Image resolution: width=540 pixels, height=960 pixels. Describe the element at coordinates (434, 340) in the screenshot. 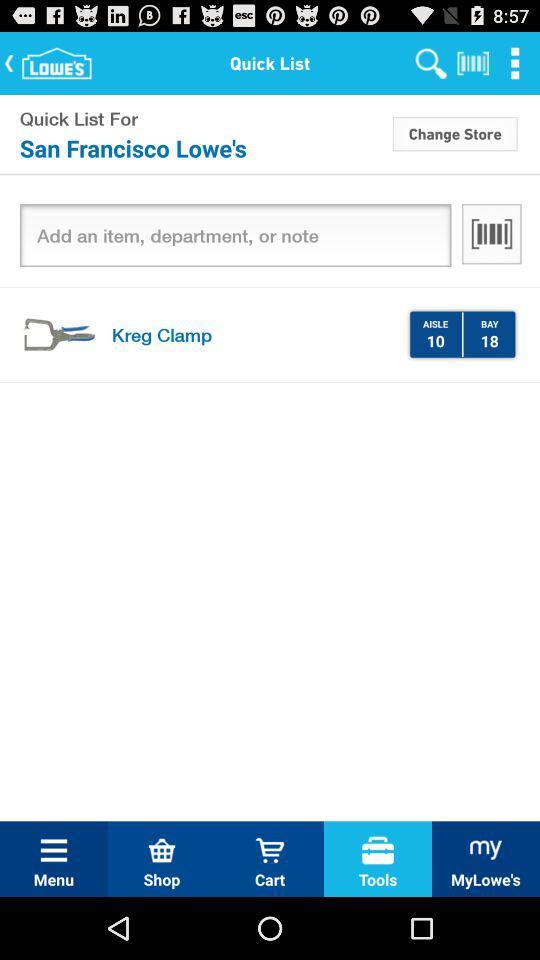

I see `icon next to the kreg clamp icon` at that location.